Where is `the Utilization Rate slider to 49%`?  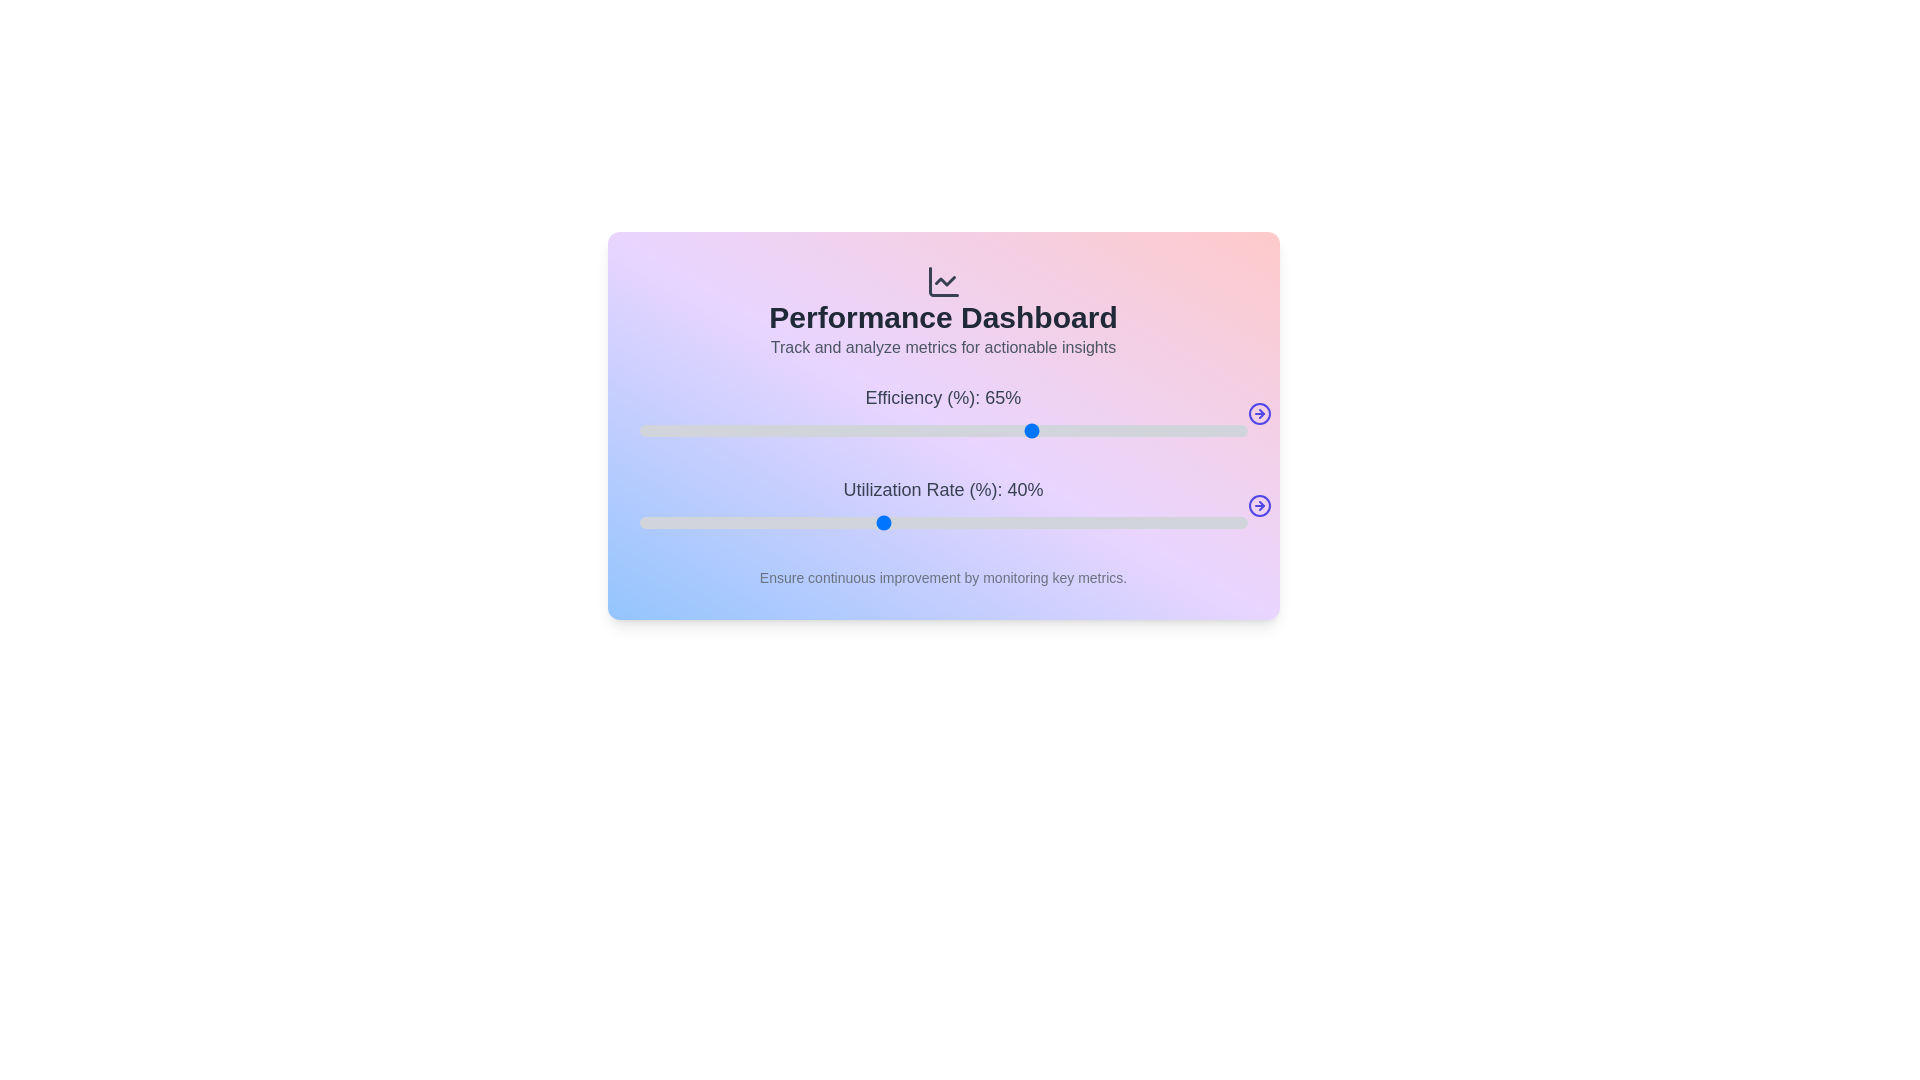
the Utilization Rate slider to 49% is located at coordinates (936, 522).